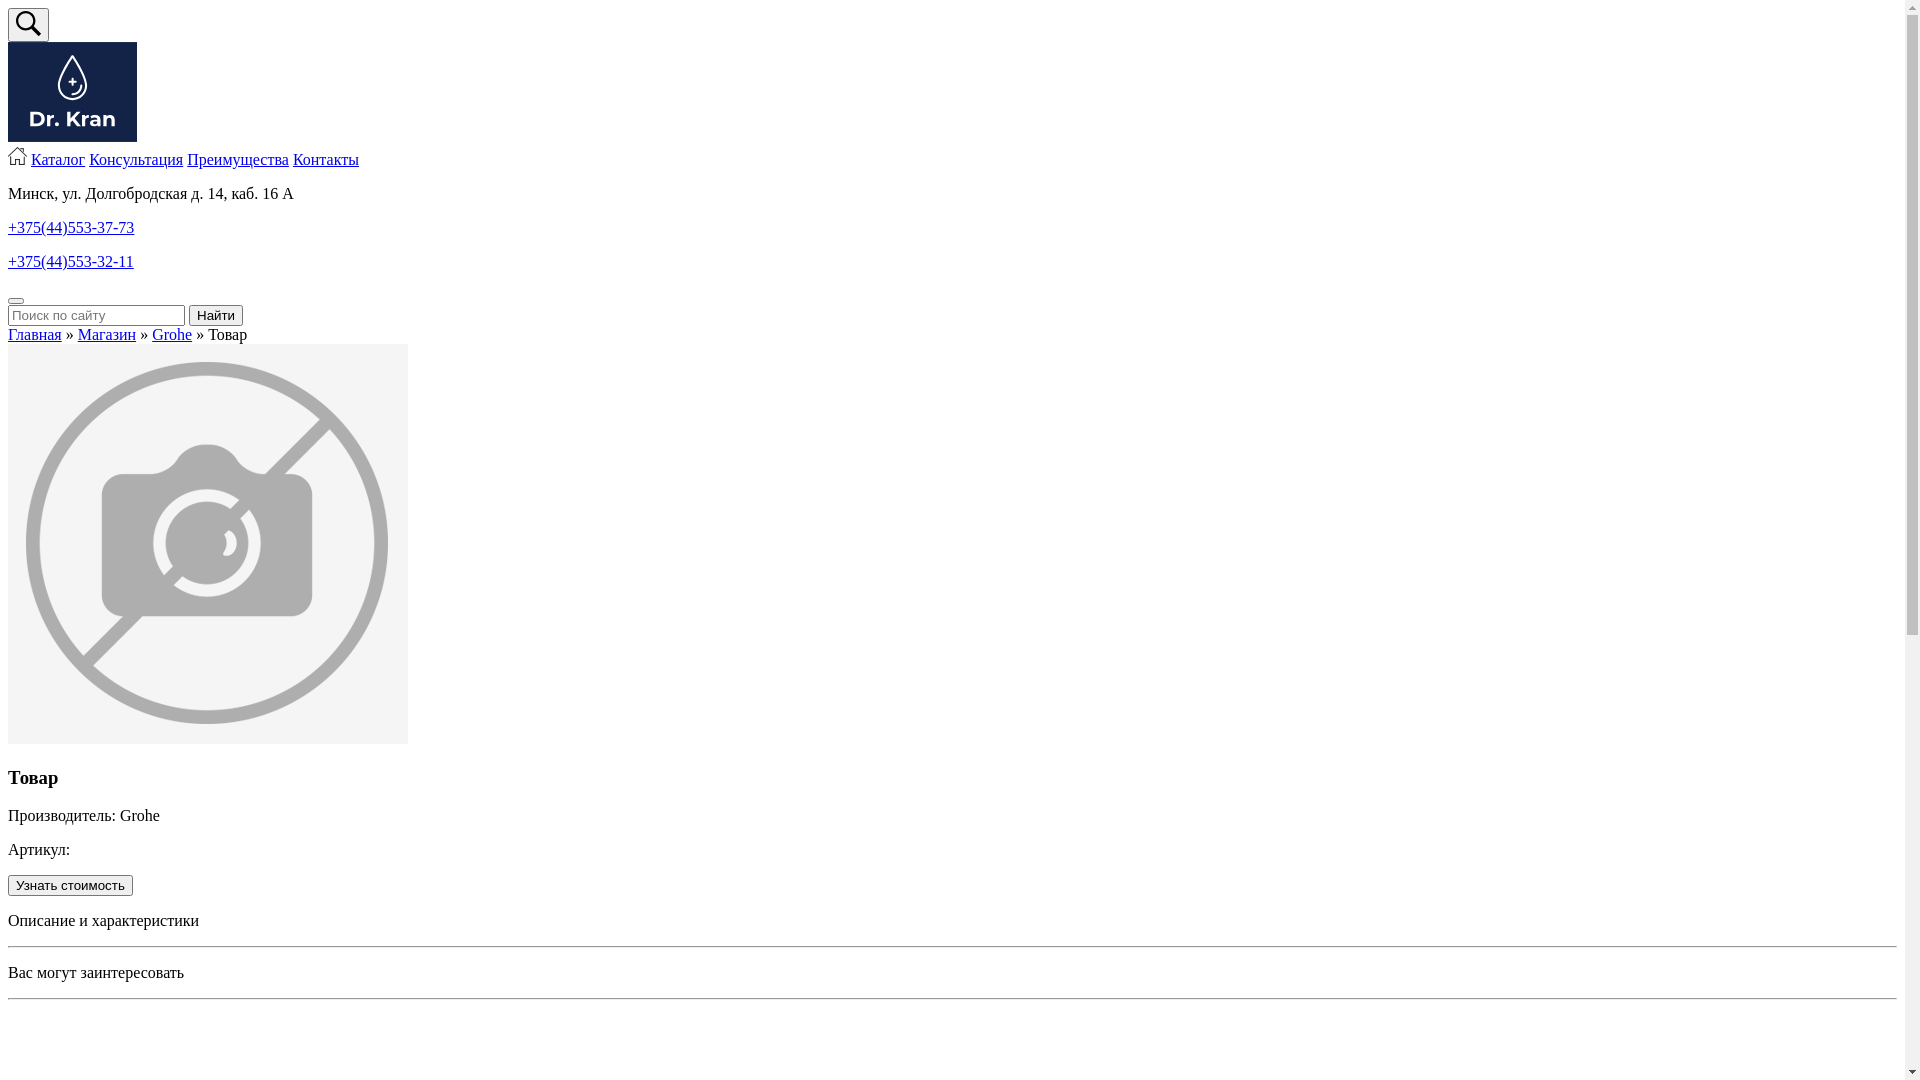  What do you see at coordinates (172, 333) in the screenshot?
I see `'Grohe'` at bounding box center [172, 333].